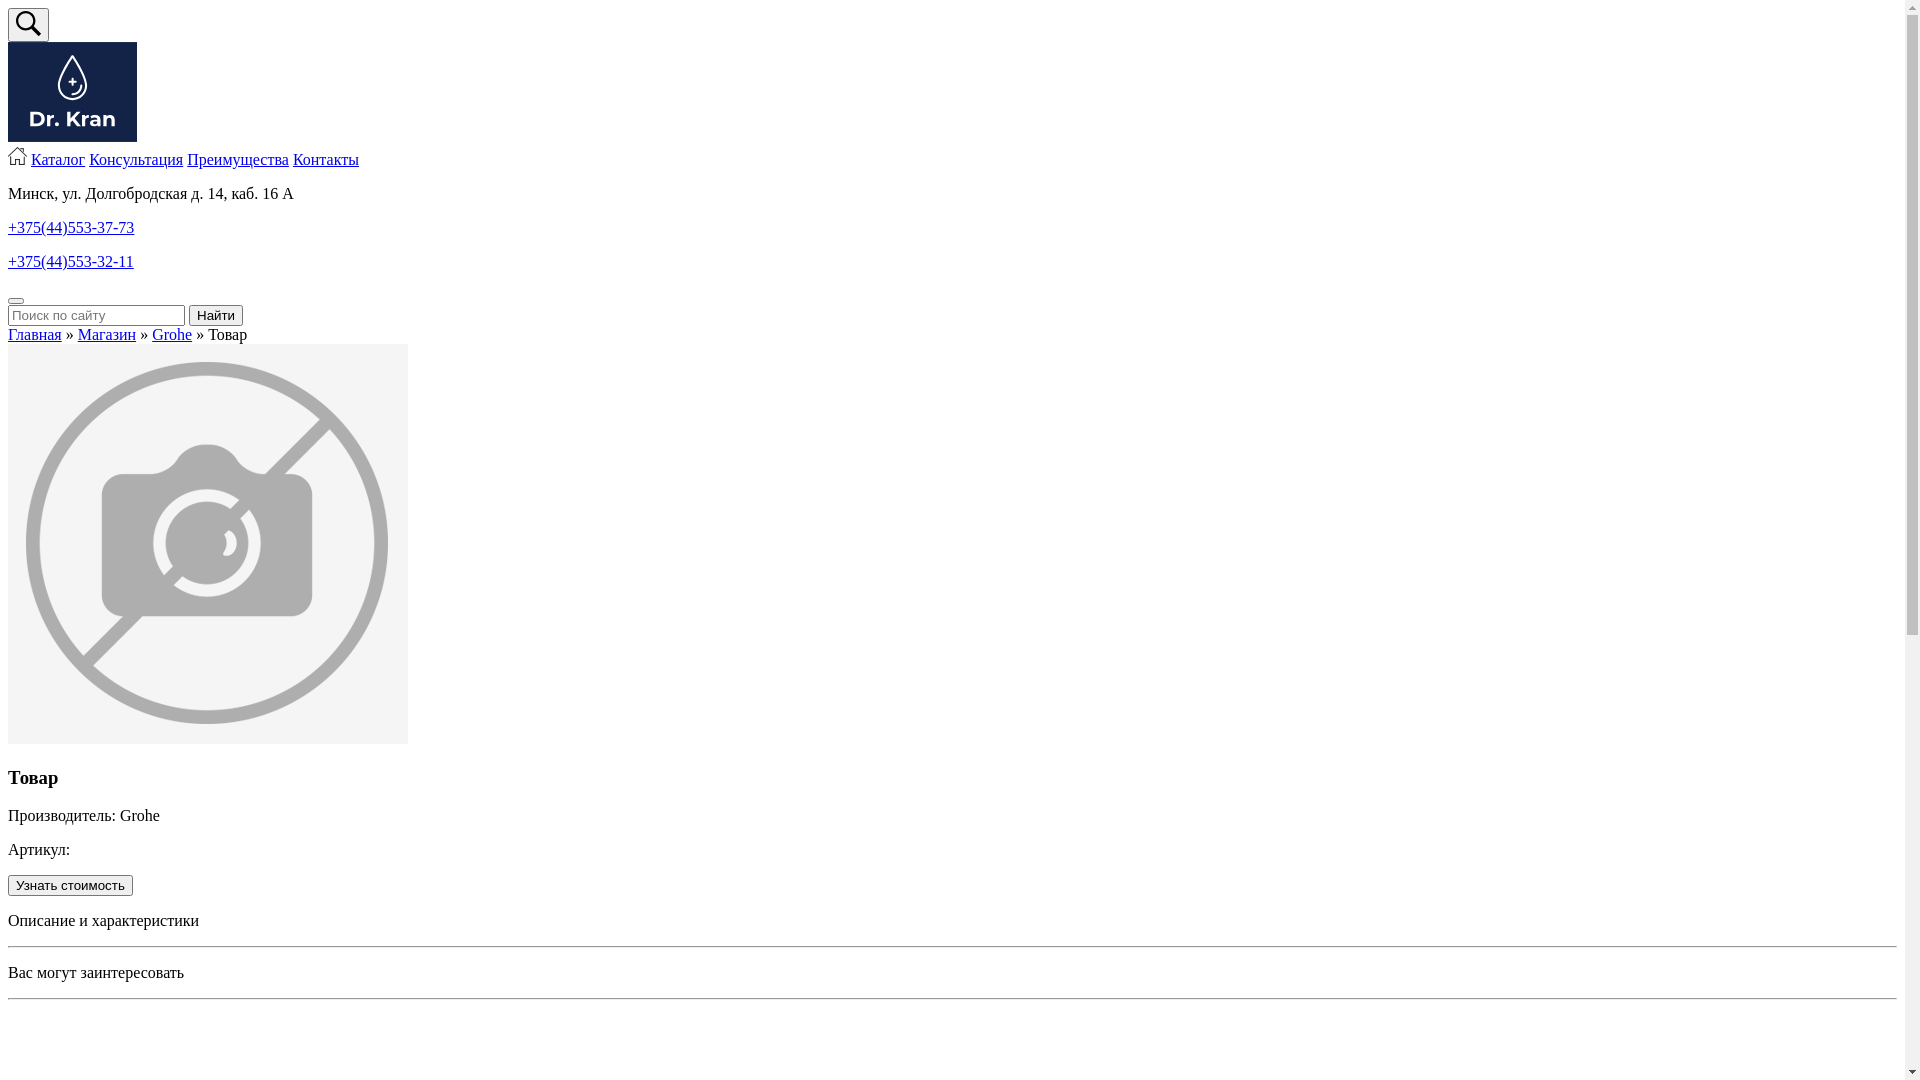  What do you see at coordinates (172, 333) in the screenshot?
I see `'Grohe'` at bounding box center [172, 333].